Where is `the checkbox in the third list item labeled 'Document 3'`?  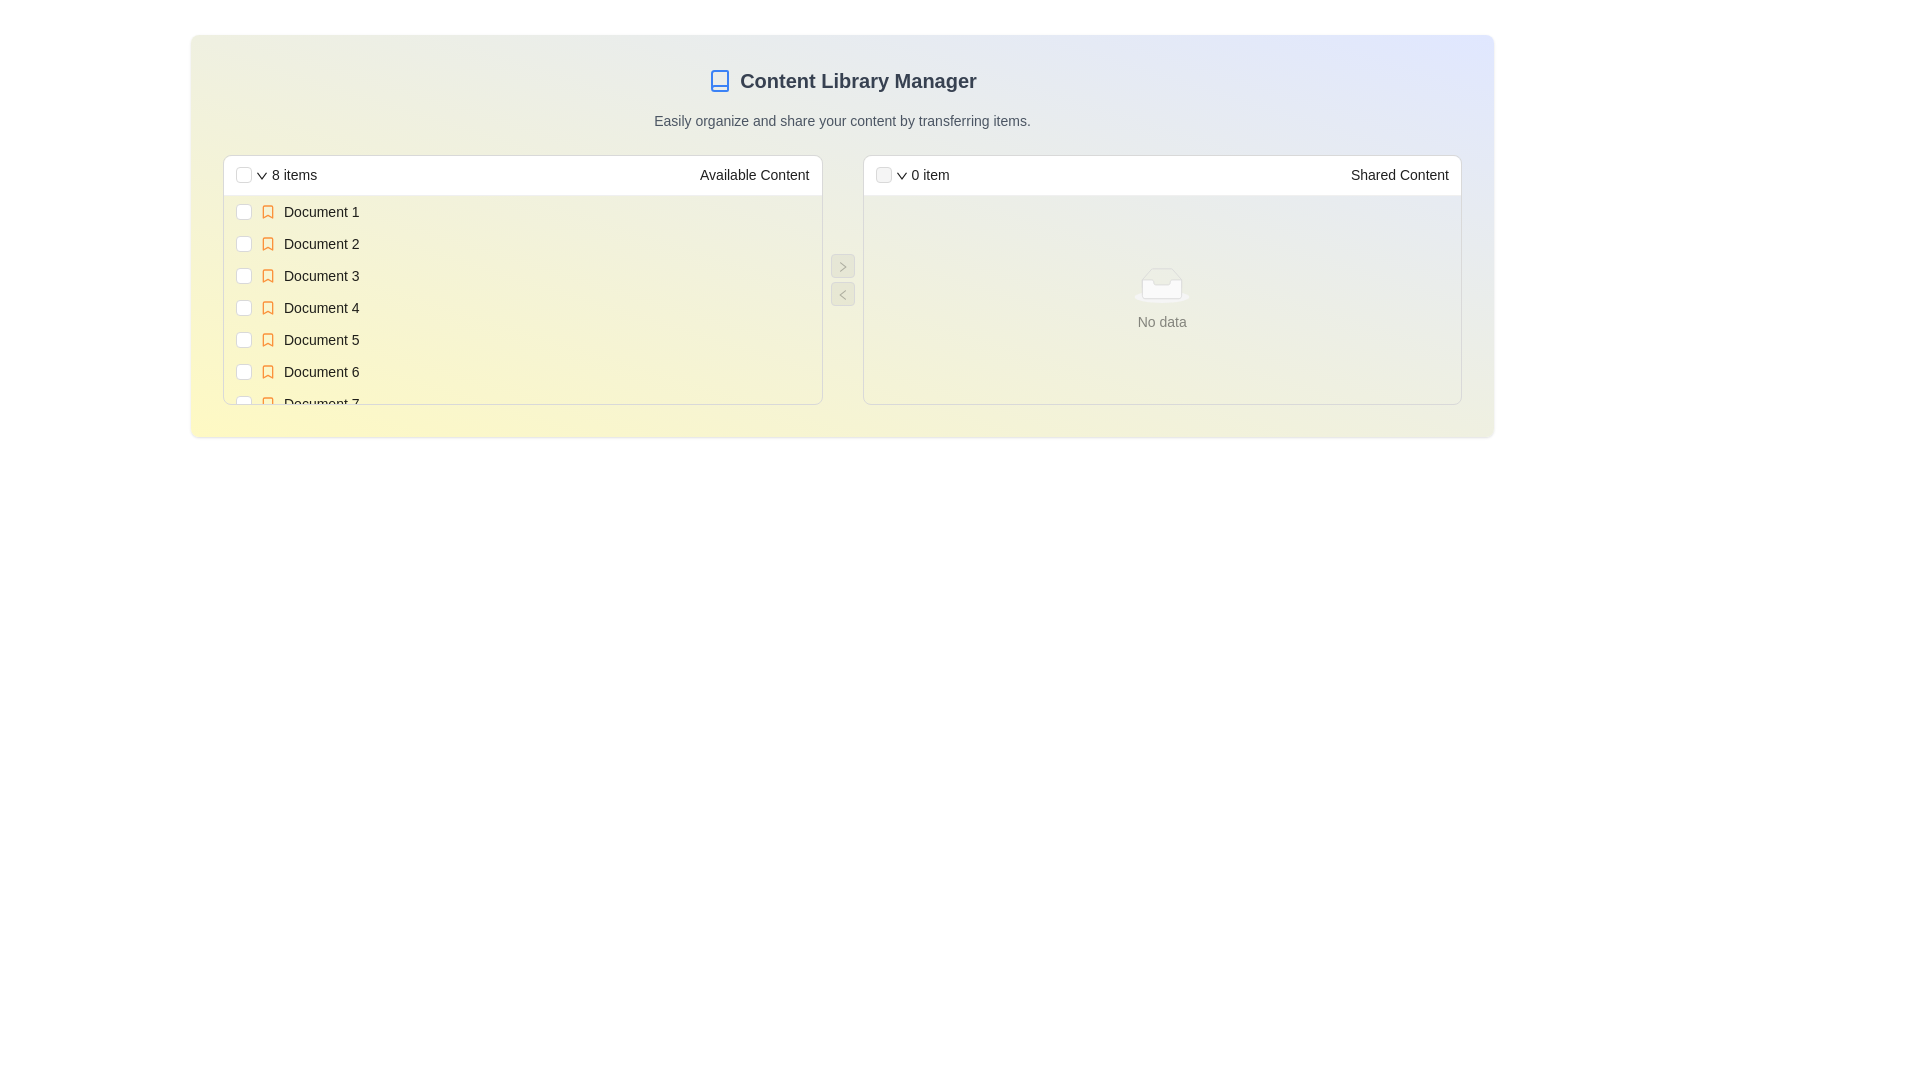
the checkbox in the third list item labeled 'Document 3' is located at coordinates (522, 276).